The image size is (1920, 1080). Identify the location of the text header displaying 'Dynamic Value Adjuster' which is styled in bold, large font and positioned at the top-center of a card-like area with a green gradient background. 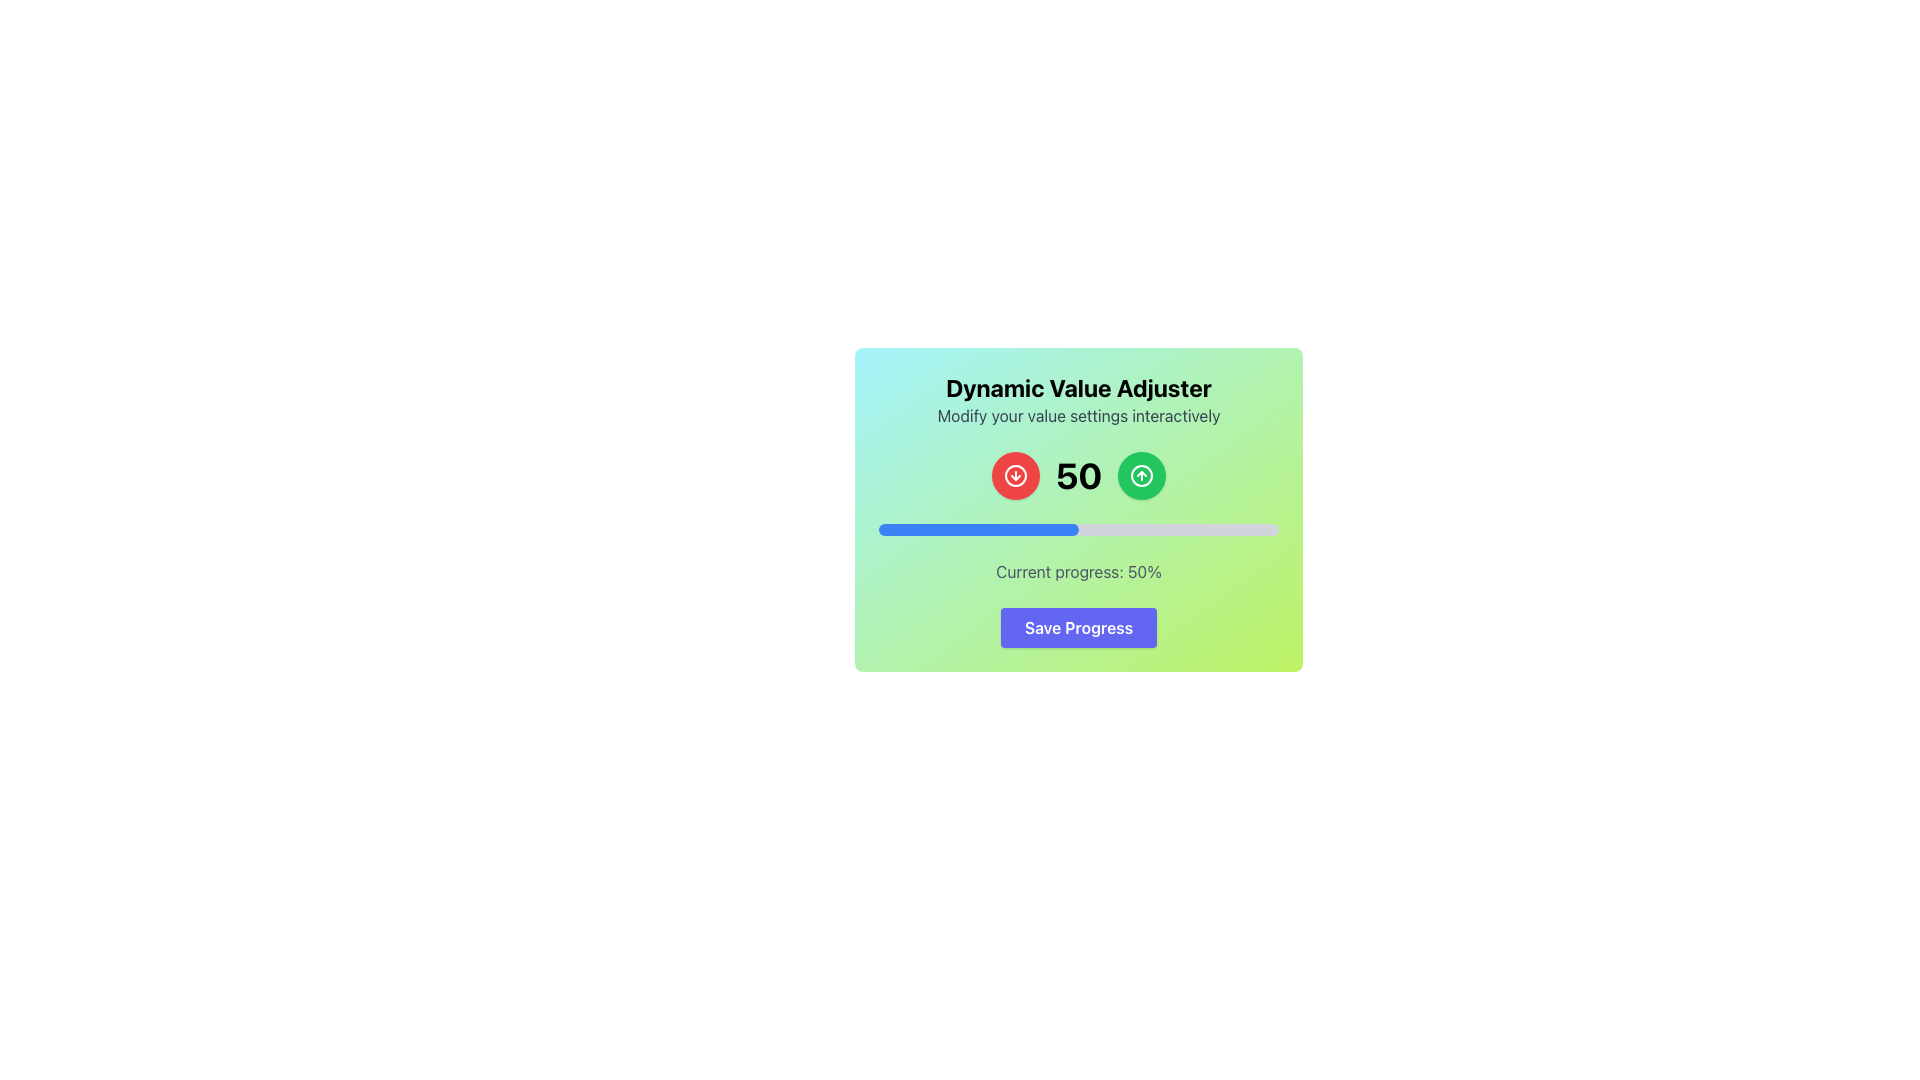
(1078, 388).